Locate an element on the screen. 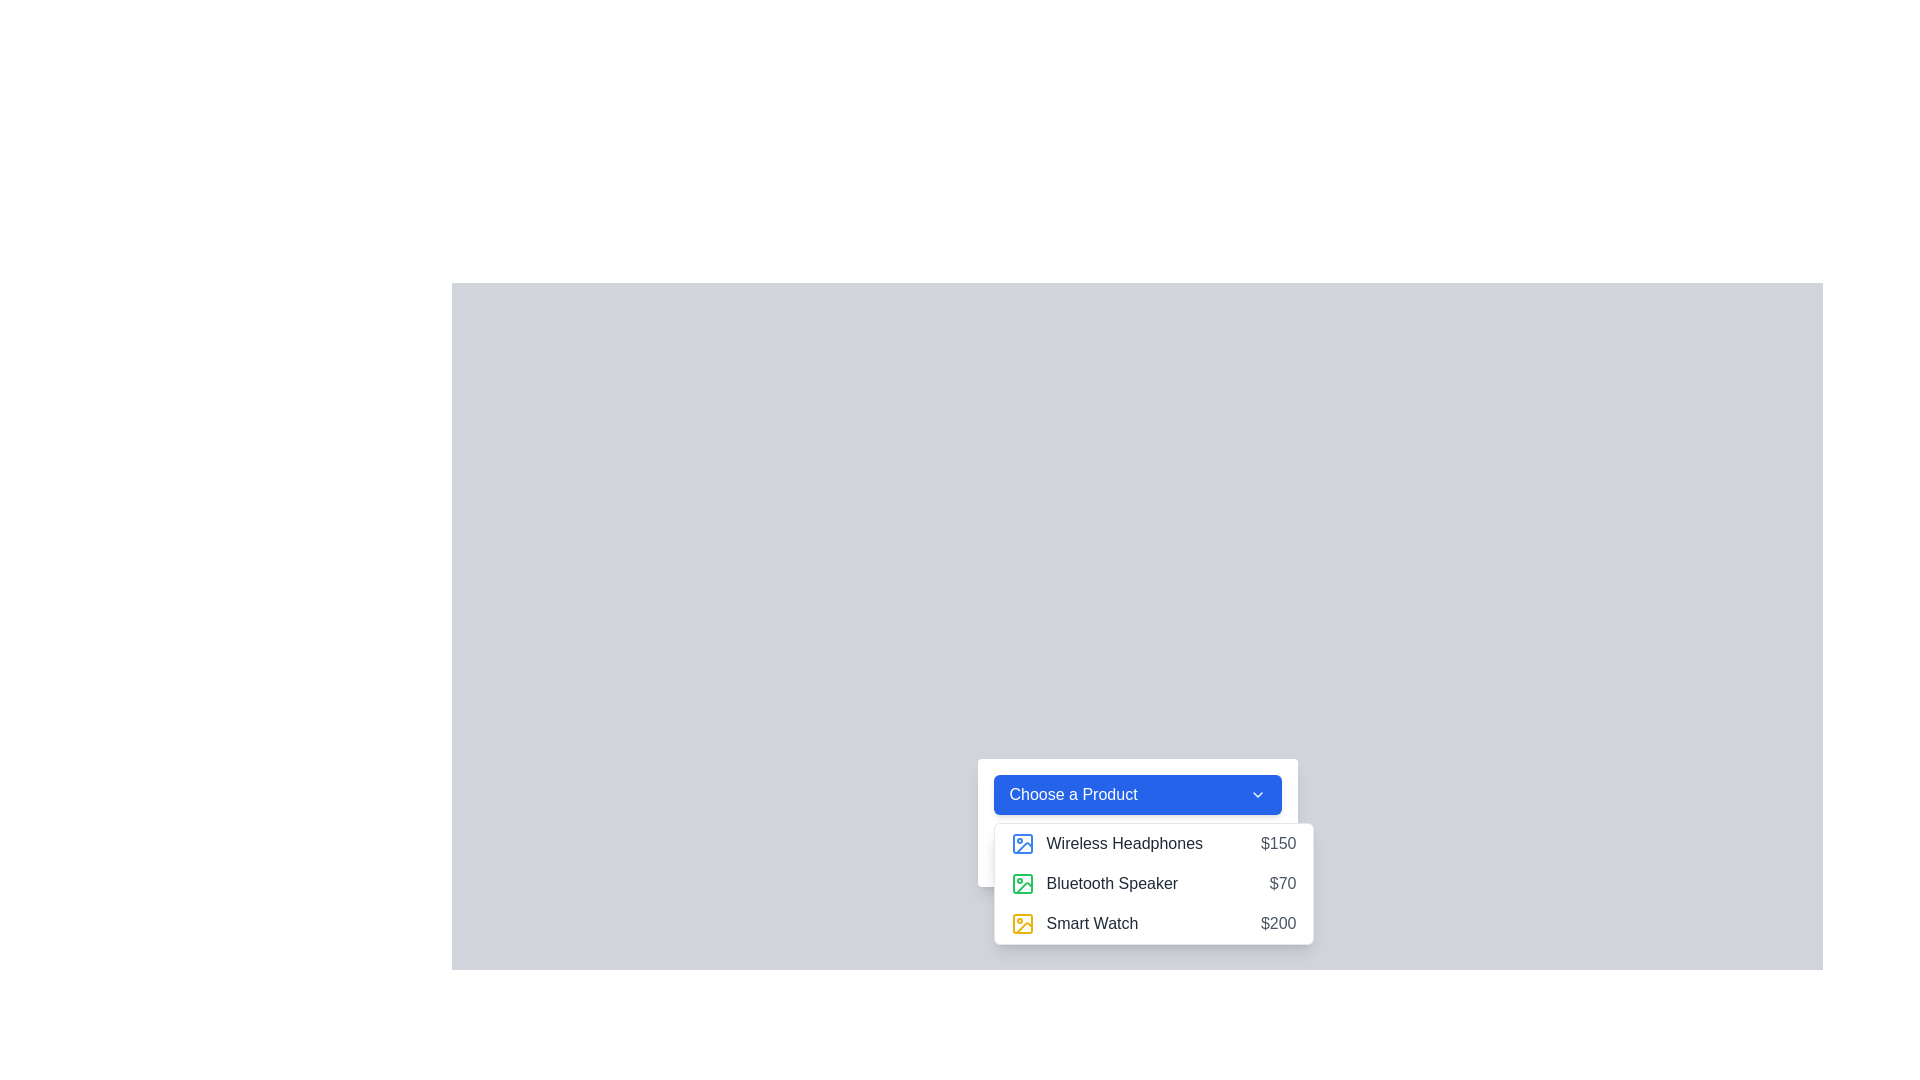 This screenshot has height=1080, width=1920. the static text label displaying the price information for the 'Wireless Headphones' product, located at the far right of the item listing is located at coordinates (1277, 844).